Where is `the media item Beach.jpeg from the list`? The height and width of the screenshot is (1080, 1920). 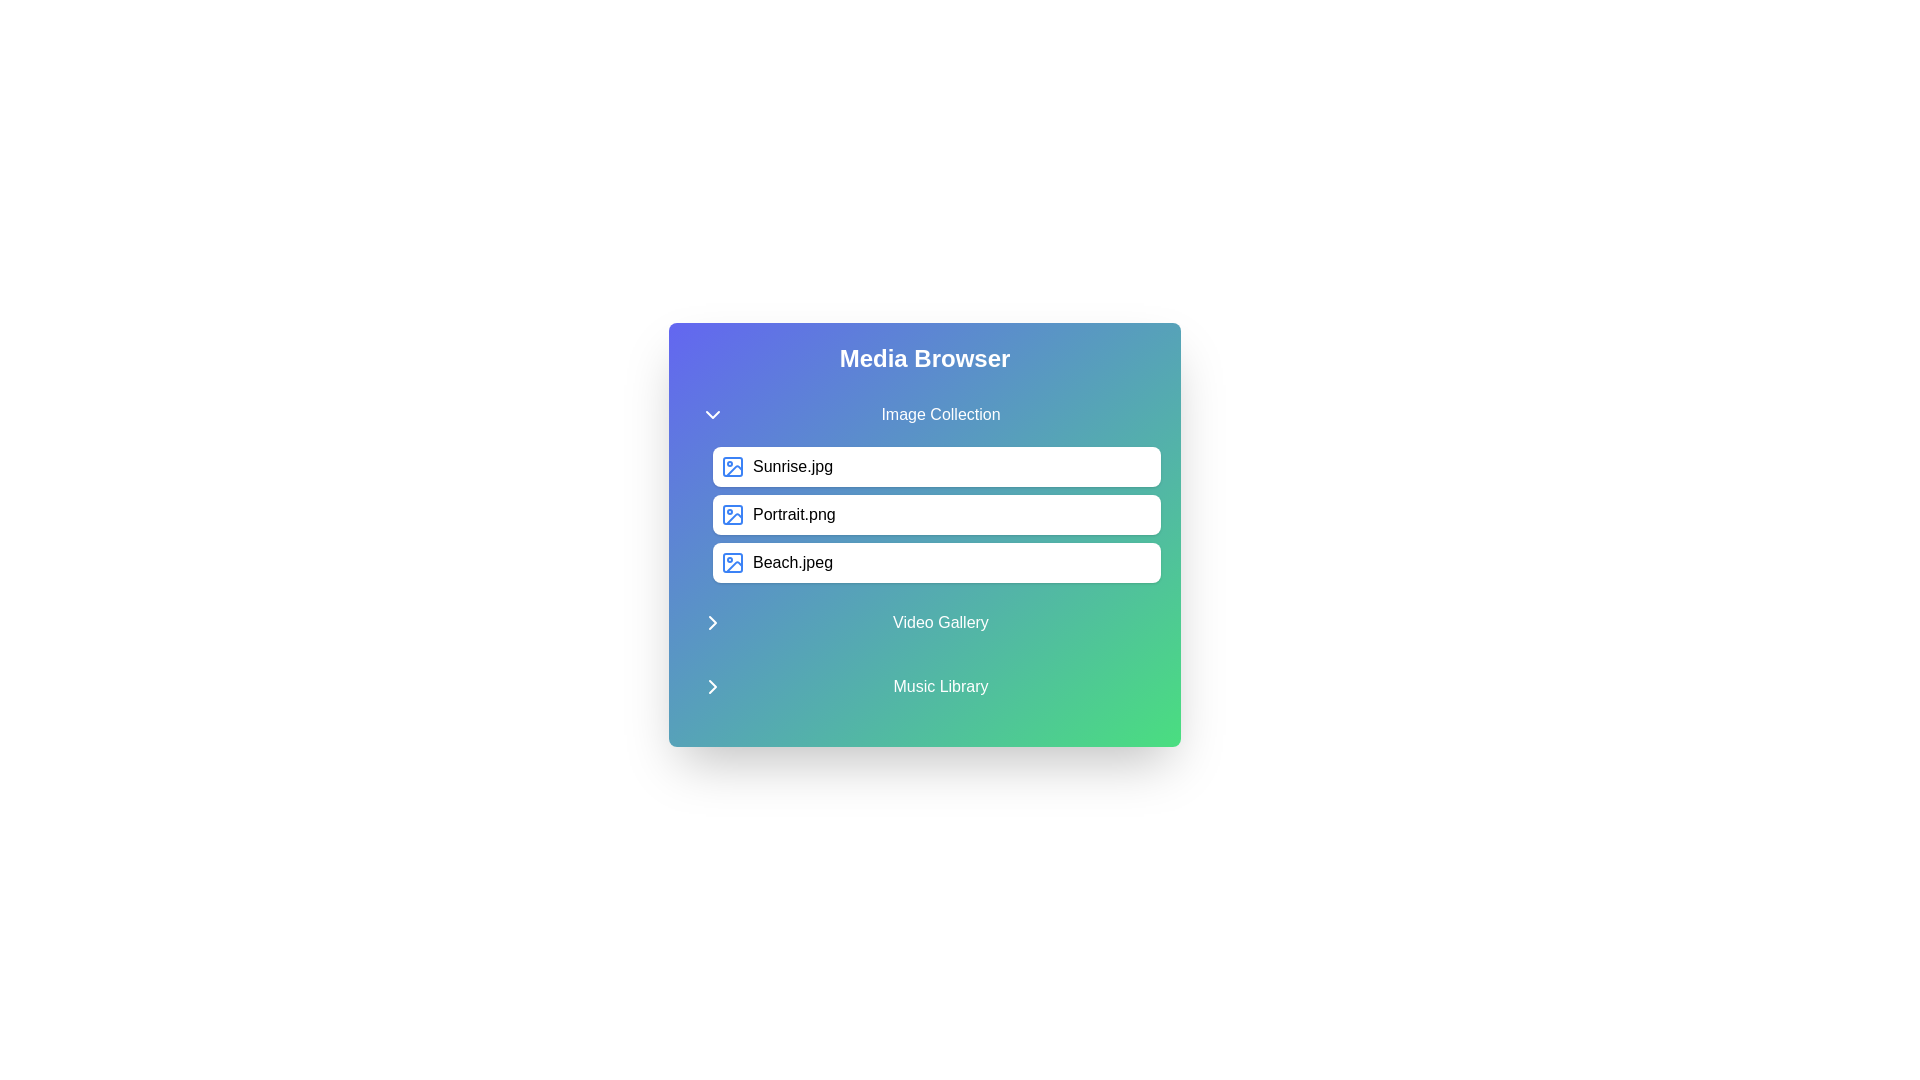
the media item Beach.jpeg from the list is located at coordinates (935, 563).